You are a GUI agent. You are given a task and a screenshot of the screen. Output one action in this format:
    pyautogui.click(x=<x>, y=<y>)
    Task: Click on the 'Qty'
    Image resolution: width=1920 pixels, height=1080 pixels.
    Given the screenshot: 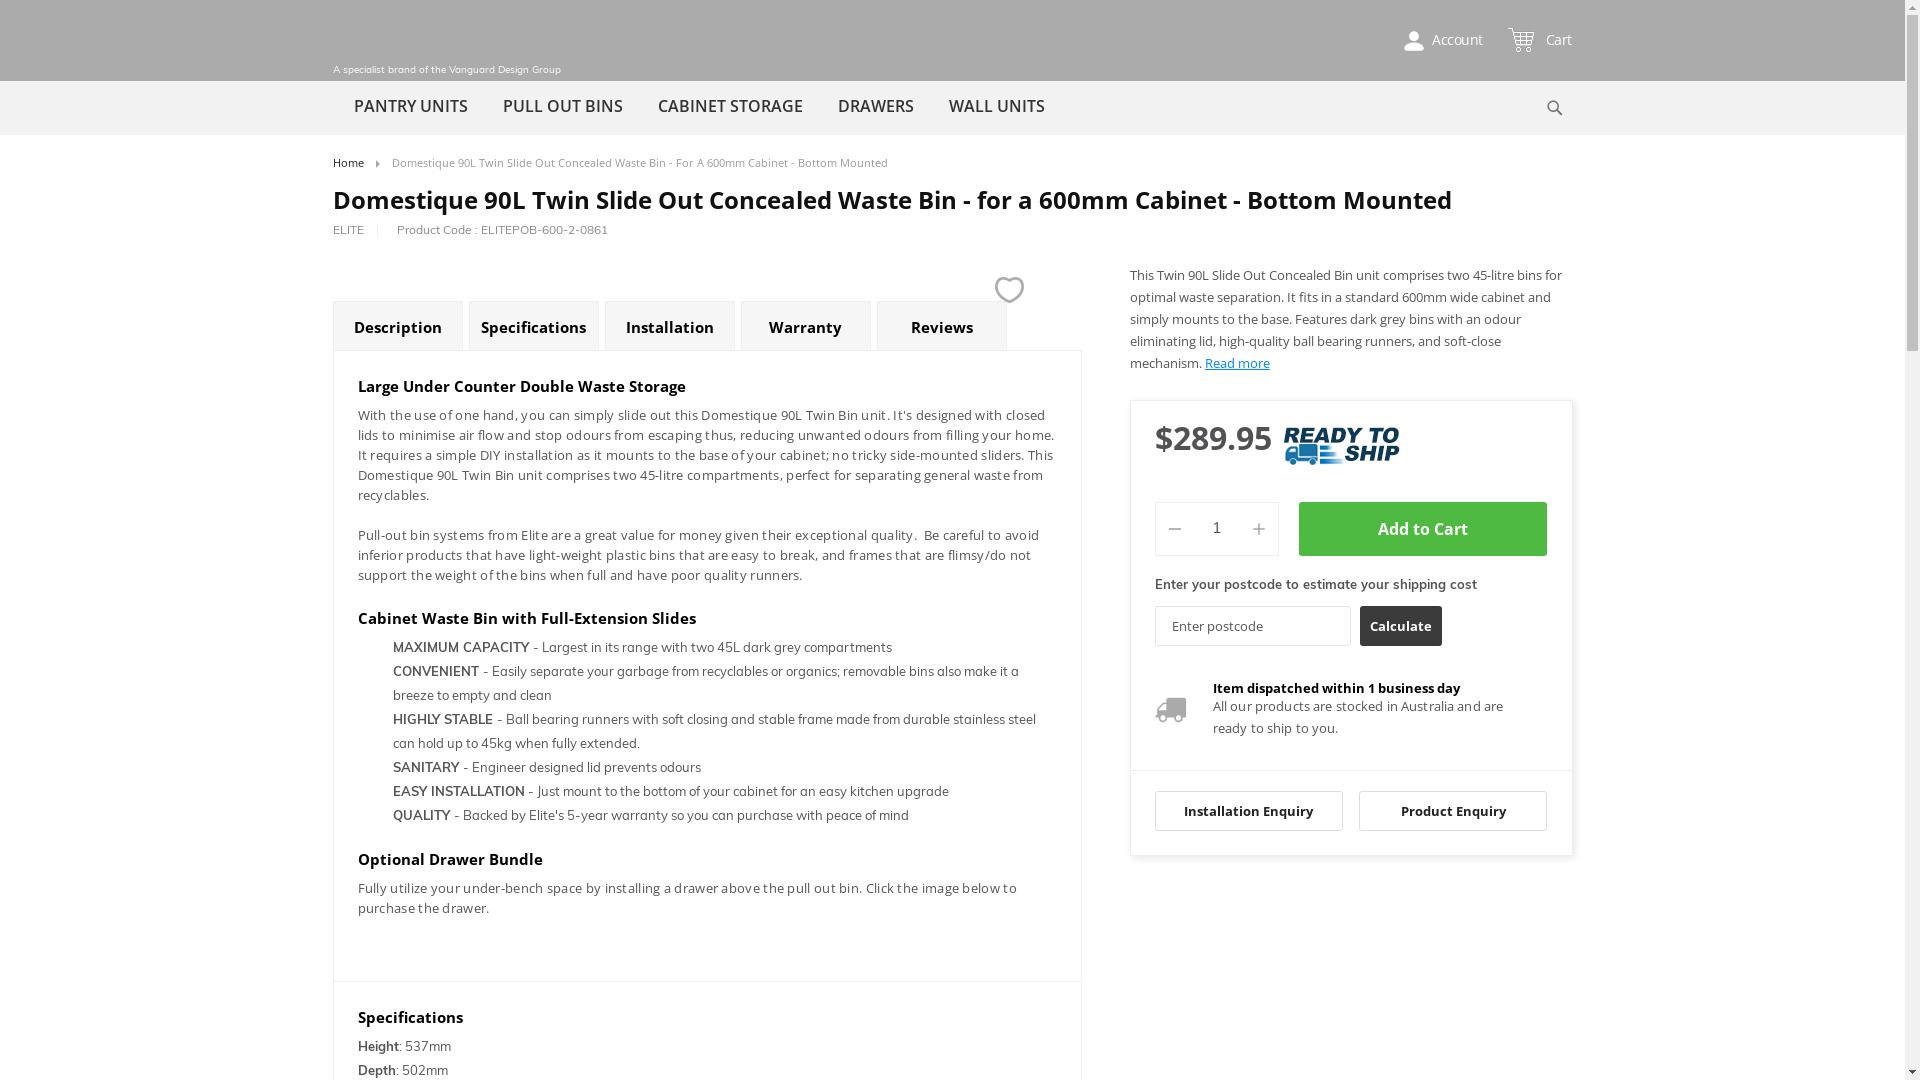 What is the action you would take?
    pyautogui.click(x=1216, y=527)
    